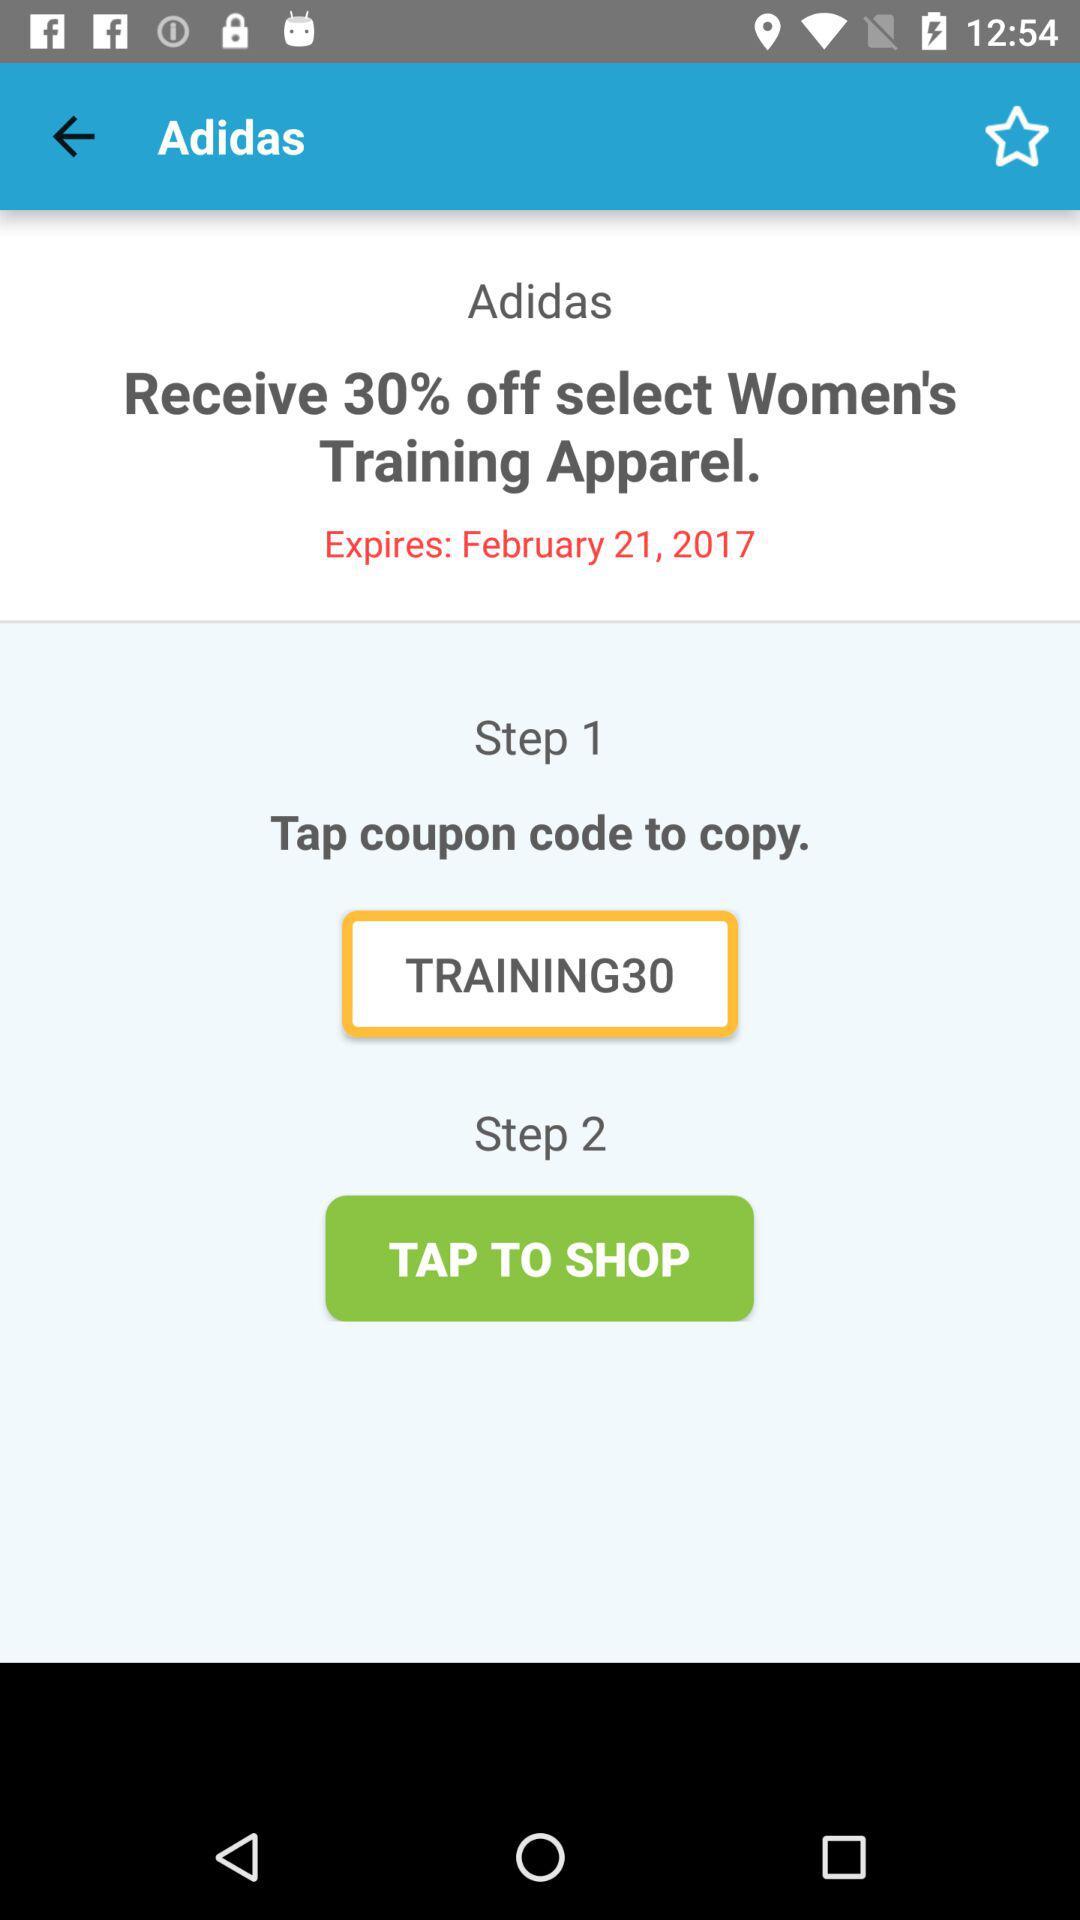  Describe the element at coordinates (1017, 135) in the screenshot. I see `the item above adidas icon` at that location.